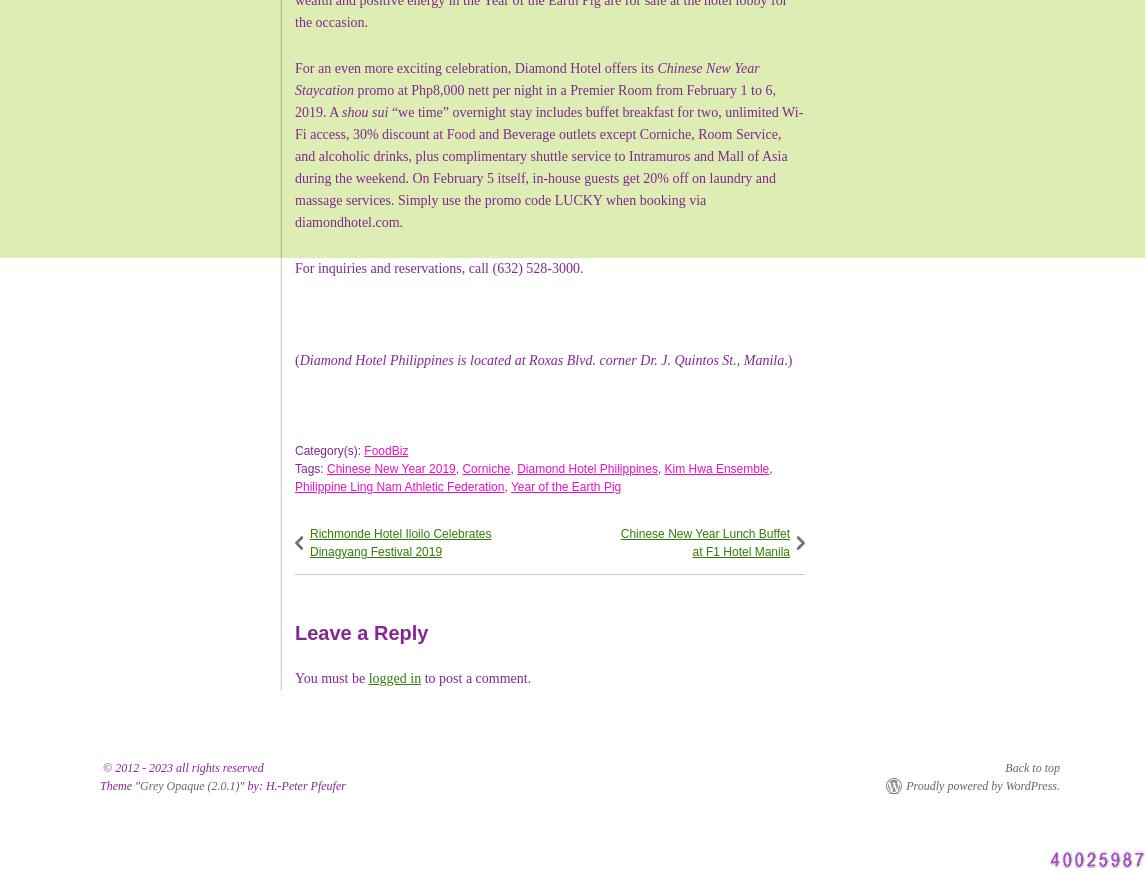  I want to click on 'You must be', so click(330, 676).